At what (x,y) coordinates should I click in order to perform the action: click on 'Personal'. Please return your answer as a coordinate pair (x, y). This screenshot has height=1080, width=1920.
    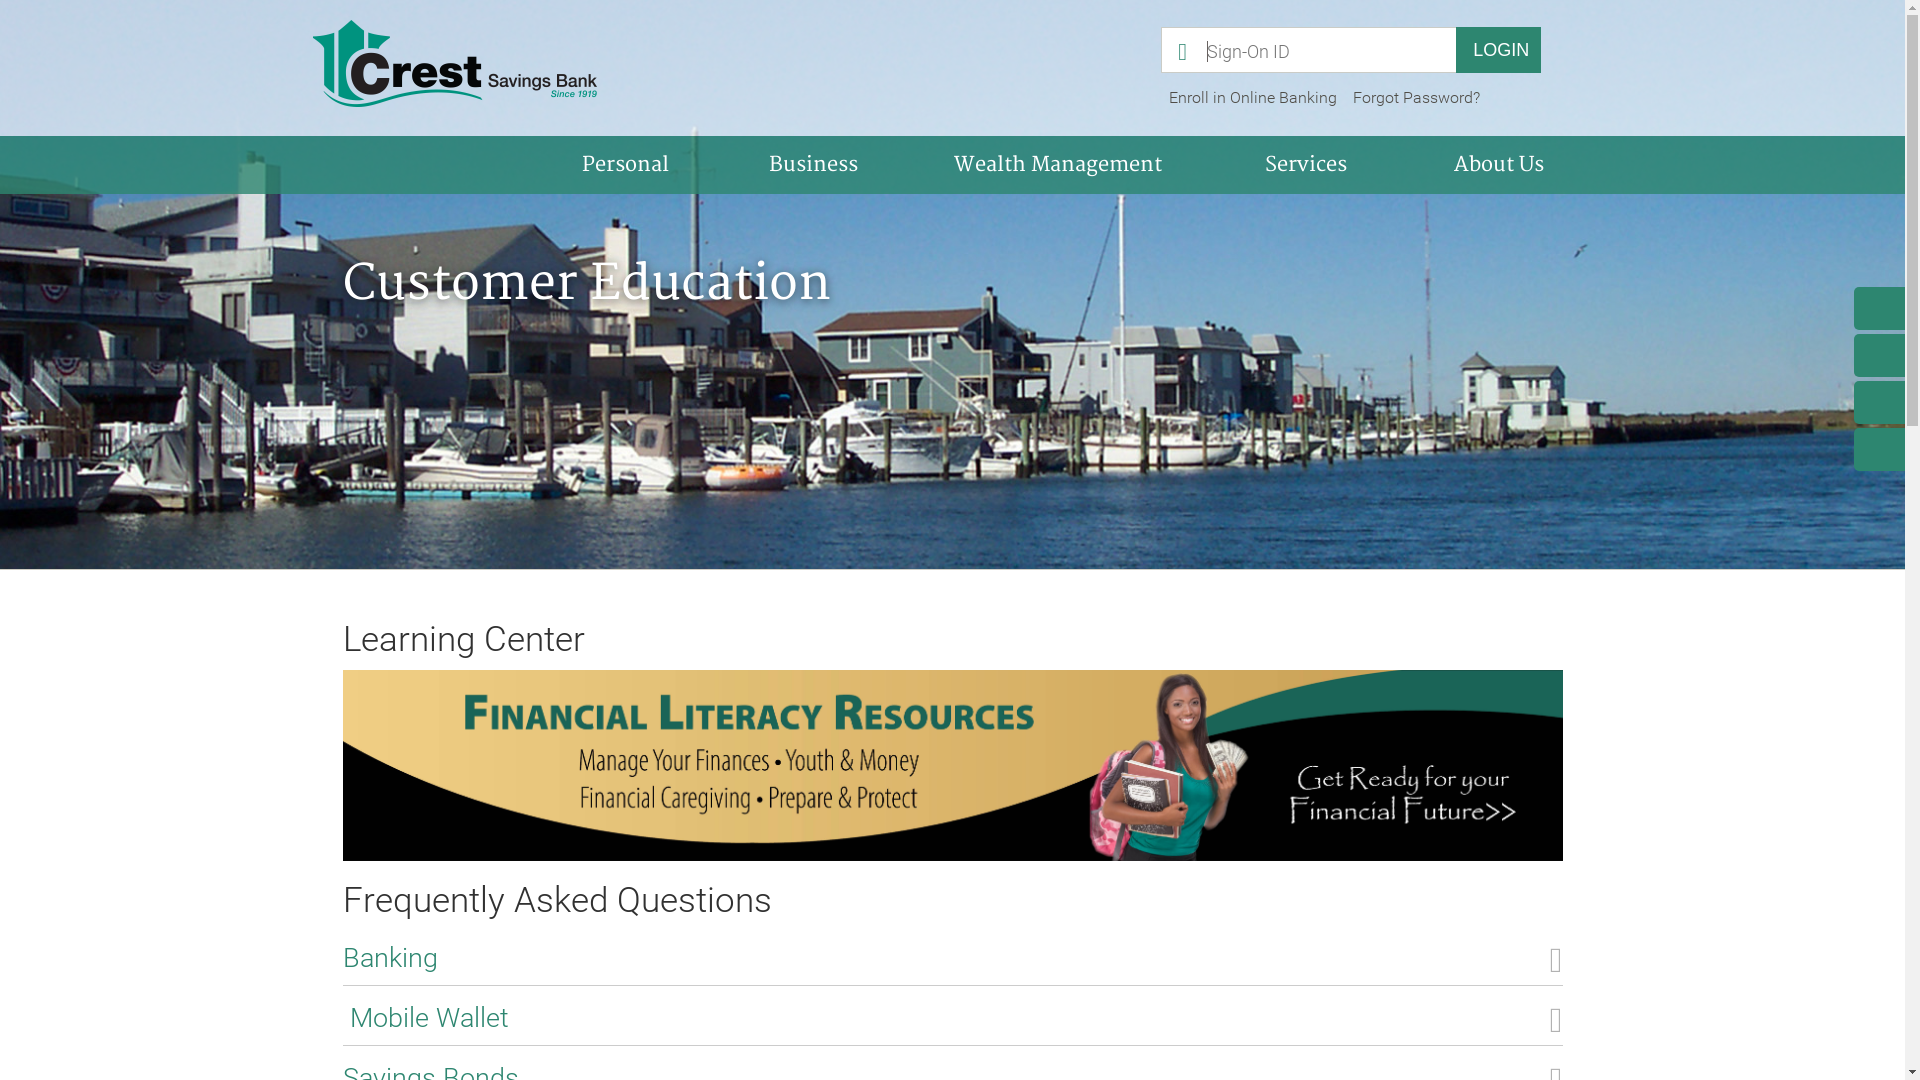
    Looking at the image, I should click on (532, 164).